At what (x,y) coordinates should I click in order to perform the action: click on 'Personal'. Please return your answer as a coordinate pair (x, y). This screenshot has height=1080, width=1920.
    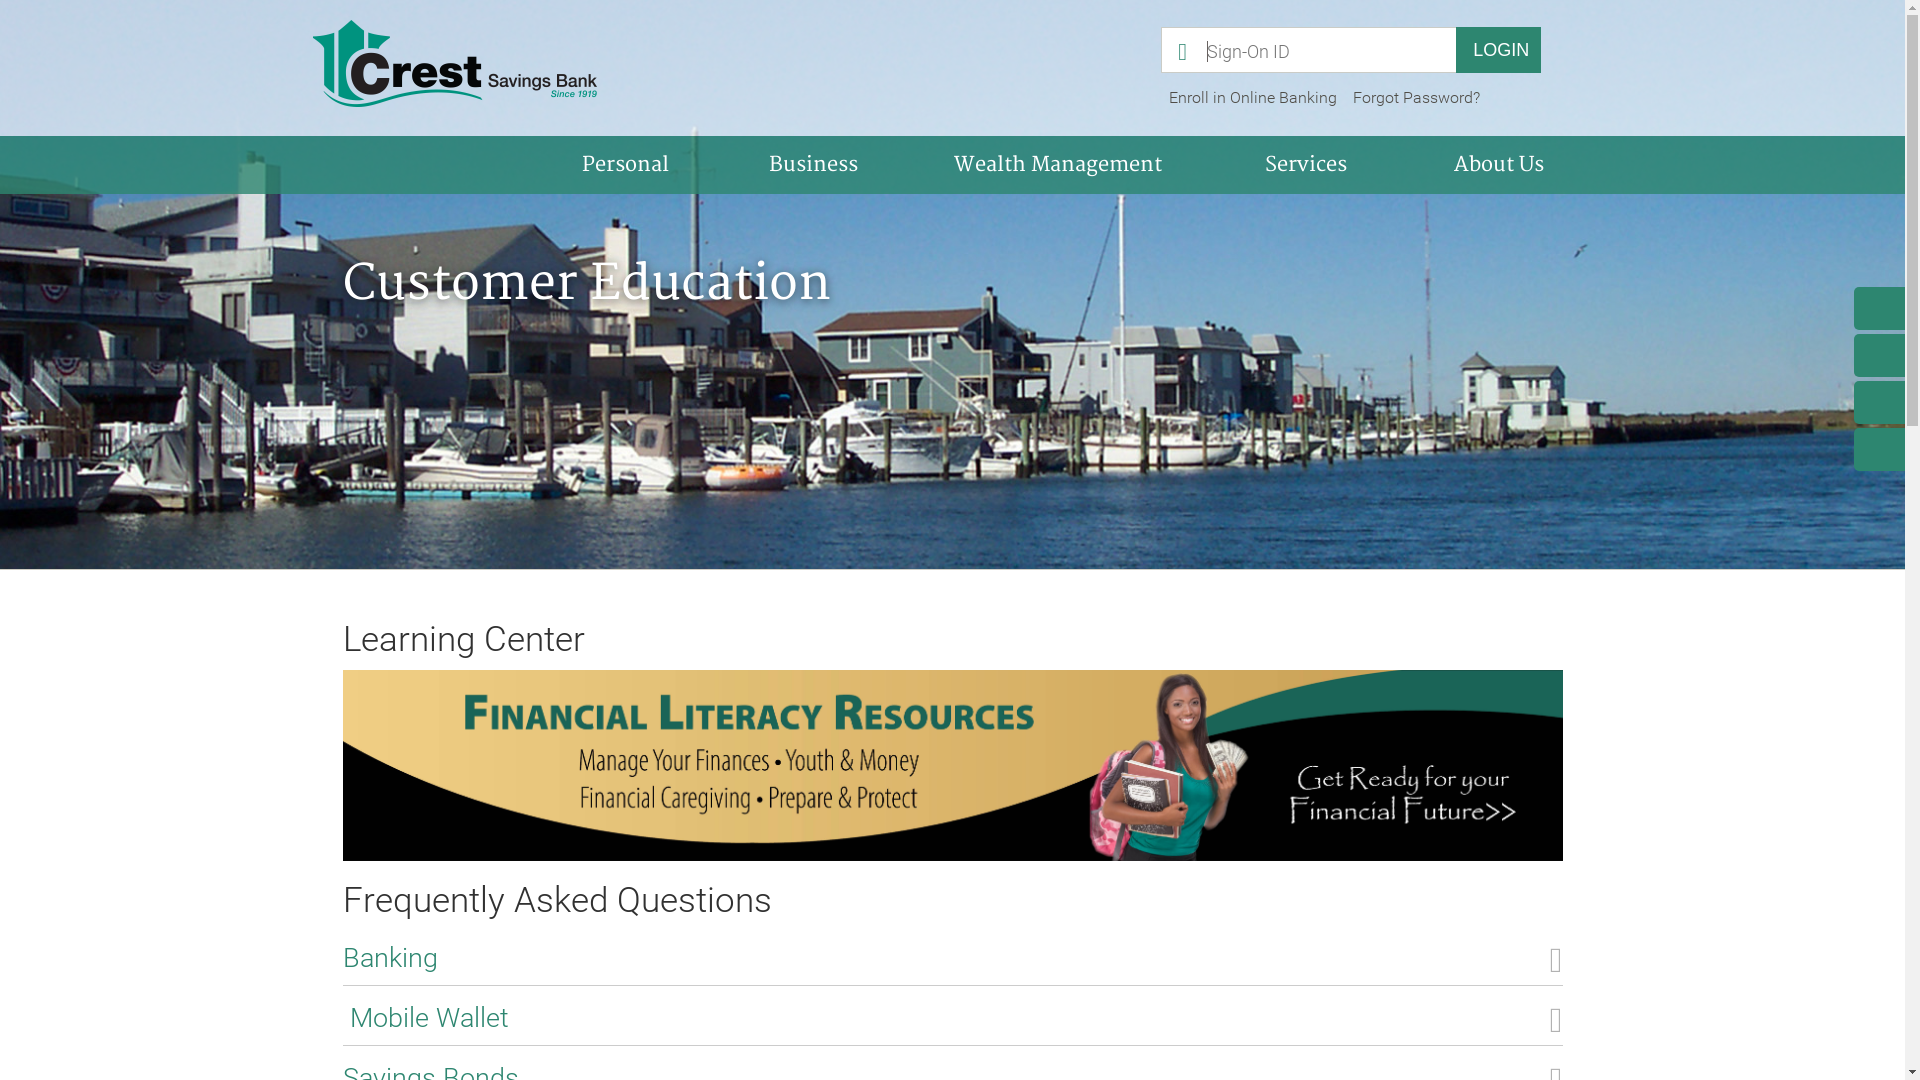
    Looking at the image, I should click on (532, 164).